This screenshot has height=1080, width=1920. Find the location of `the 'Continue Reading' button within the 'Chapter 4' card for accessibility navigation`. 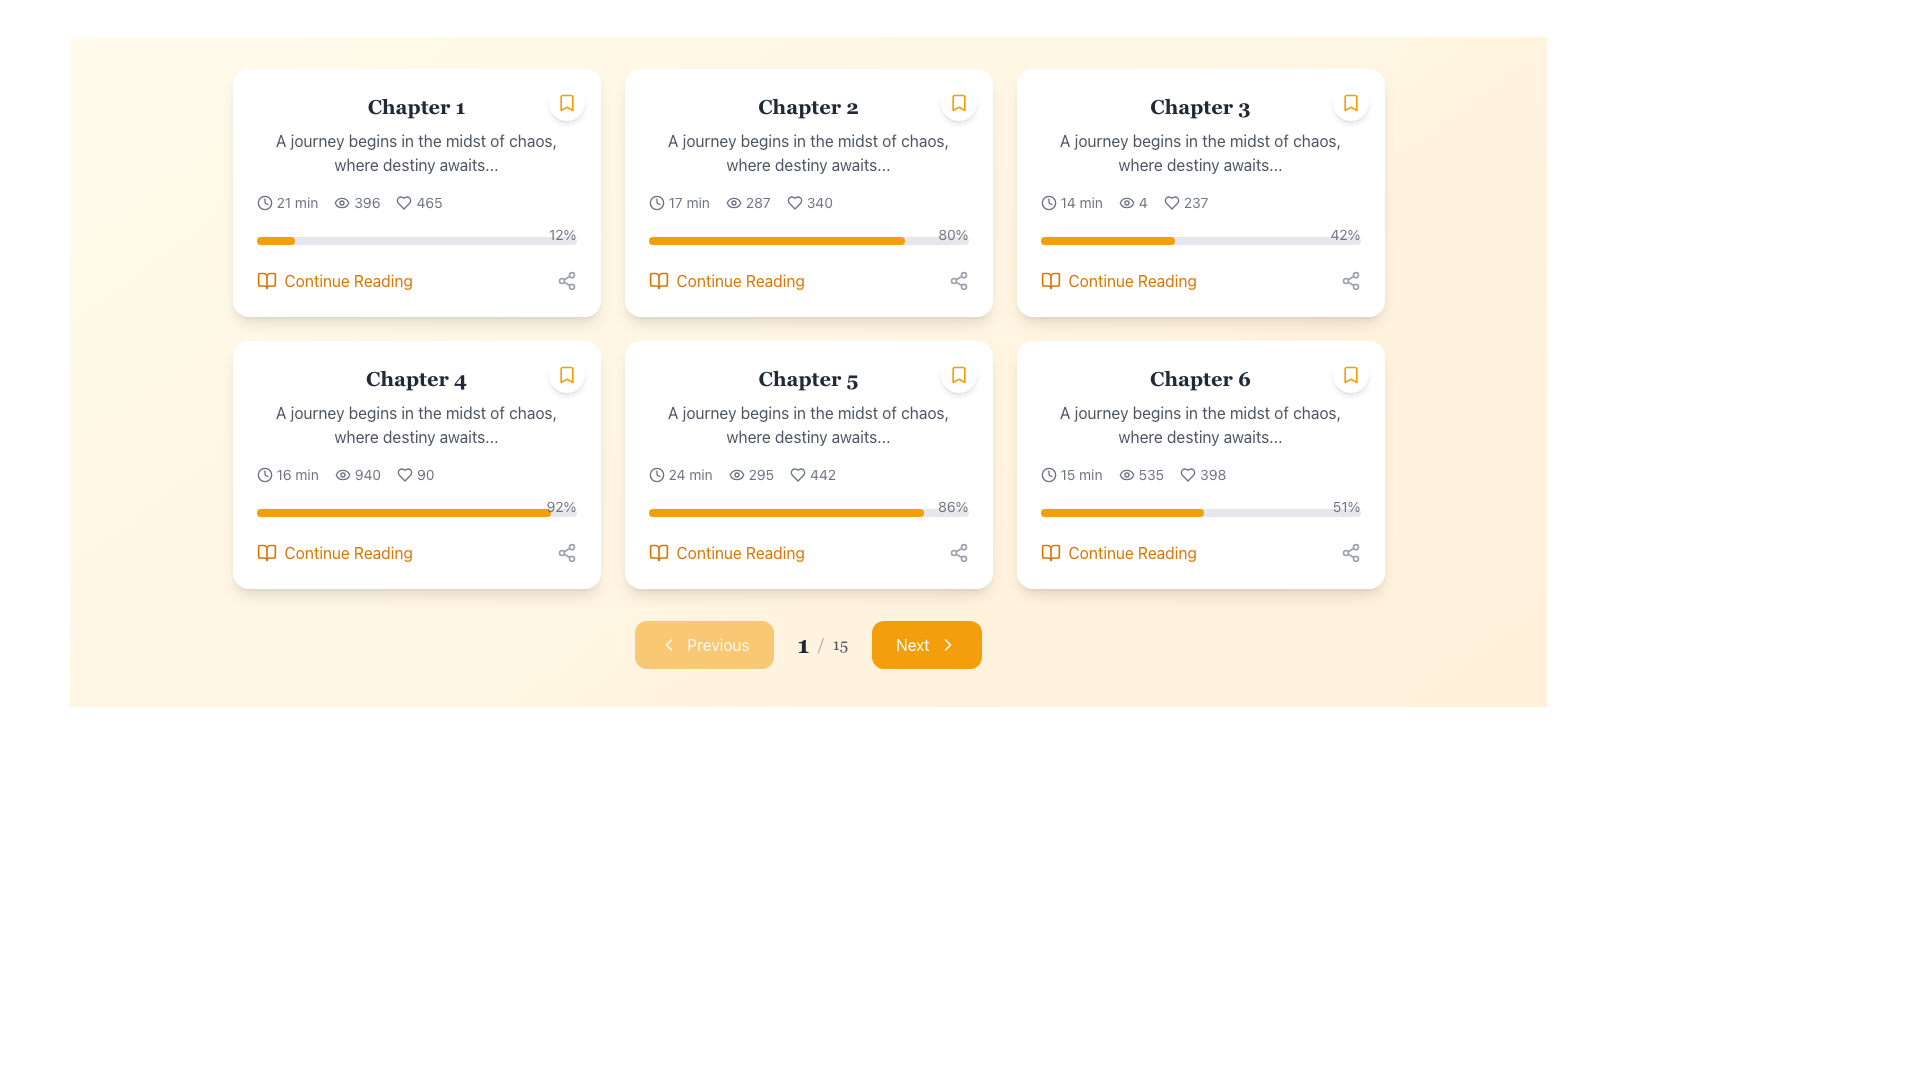

the 'Continue Reading' button within the 'Chapter 4' card for accessibility navigation is located at coordinates (334, 552).